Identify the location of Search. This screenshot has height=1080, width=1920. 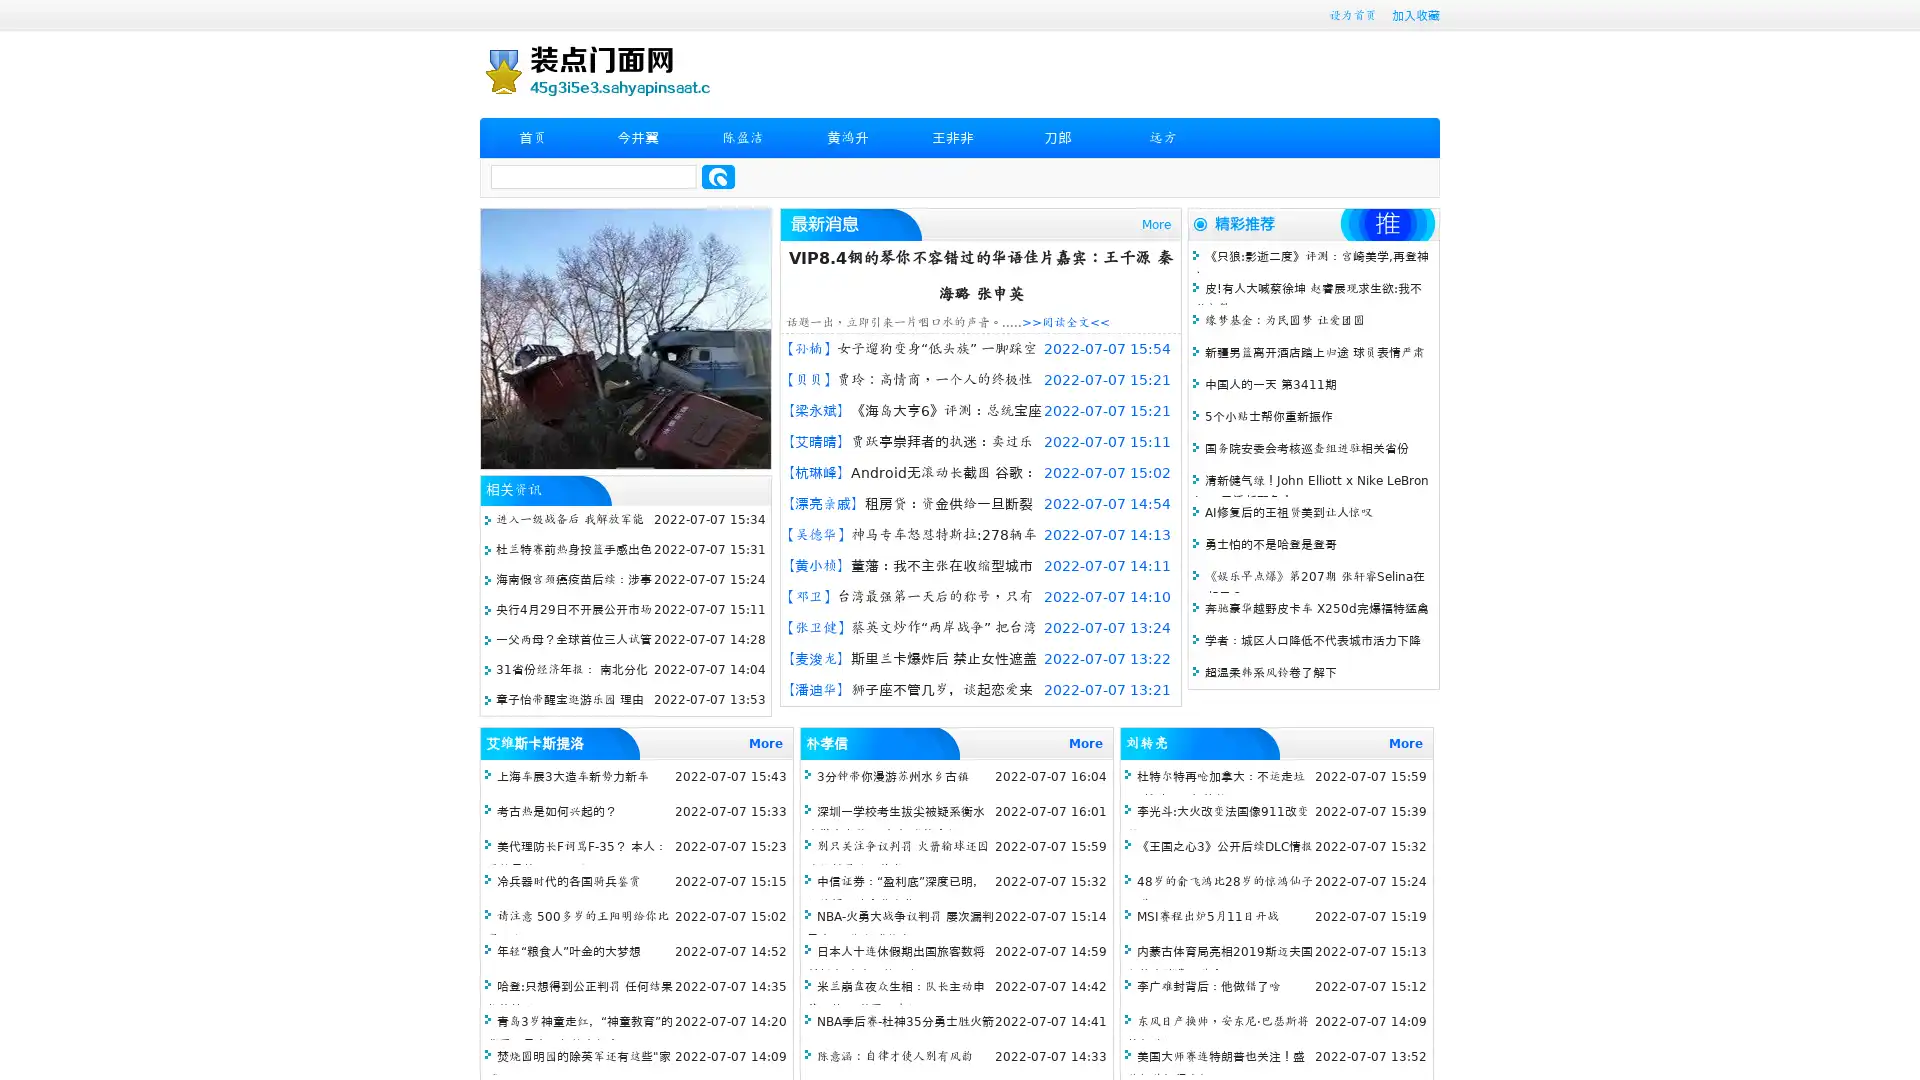
(718, 176).